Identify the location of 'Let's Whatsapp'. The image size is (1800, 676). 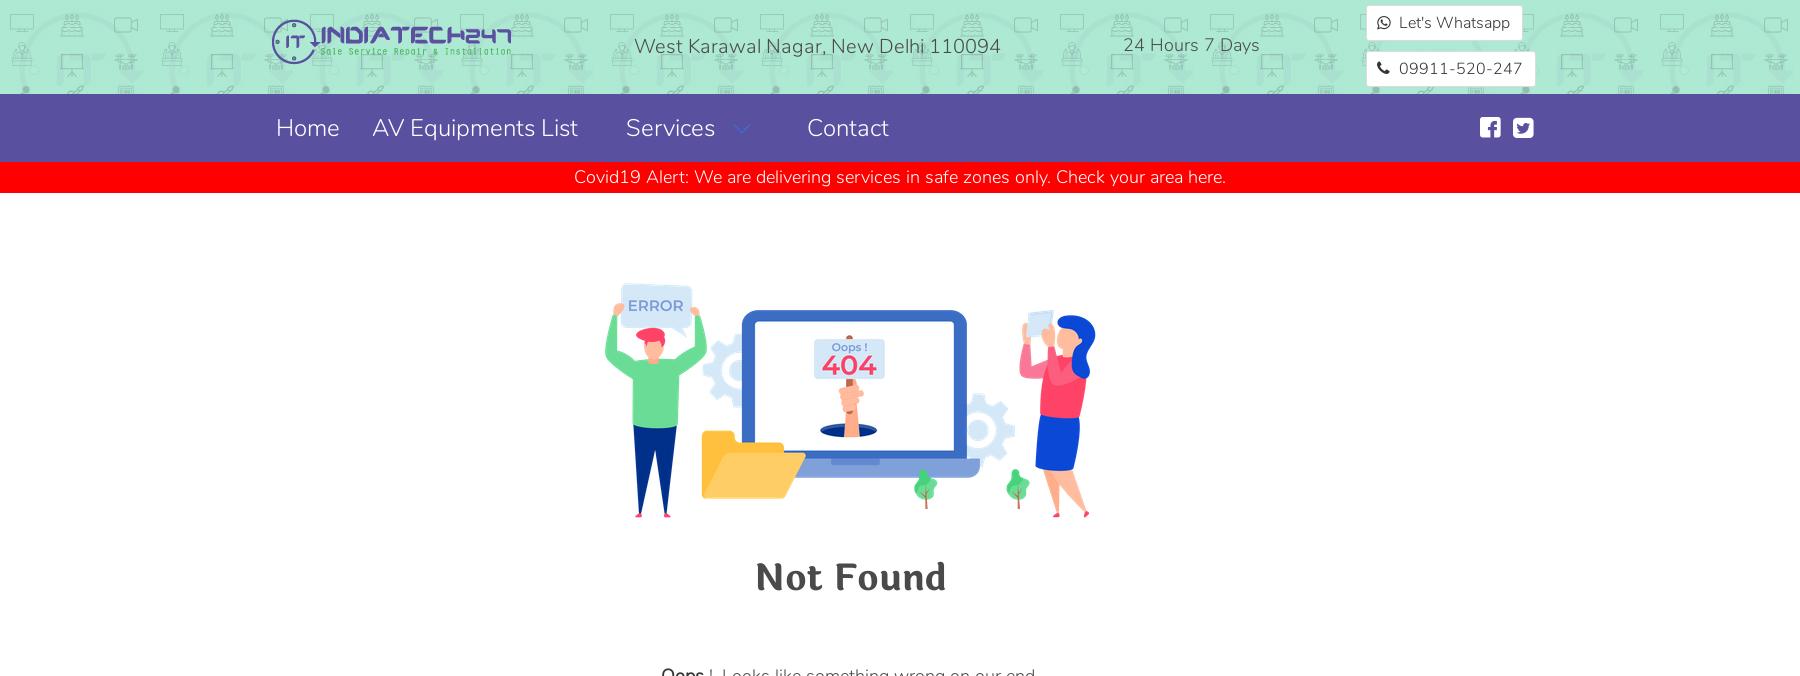
(1452, 21).